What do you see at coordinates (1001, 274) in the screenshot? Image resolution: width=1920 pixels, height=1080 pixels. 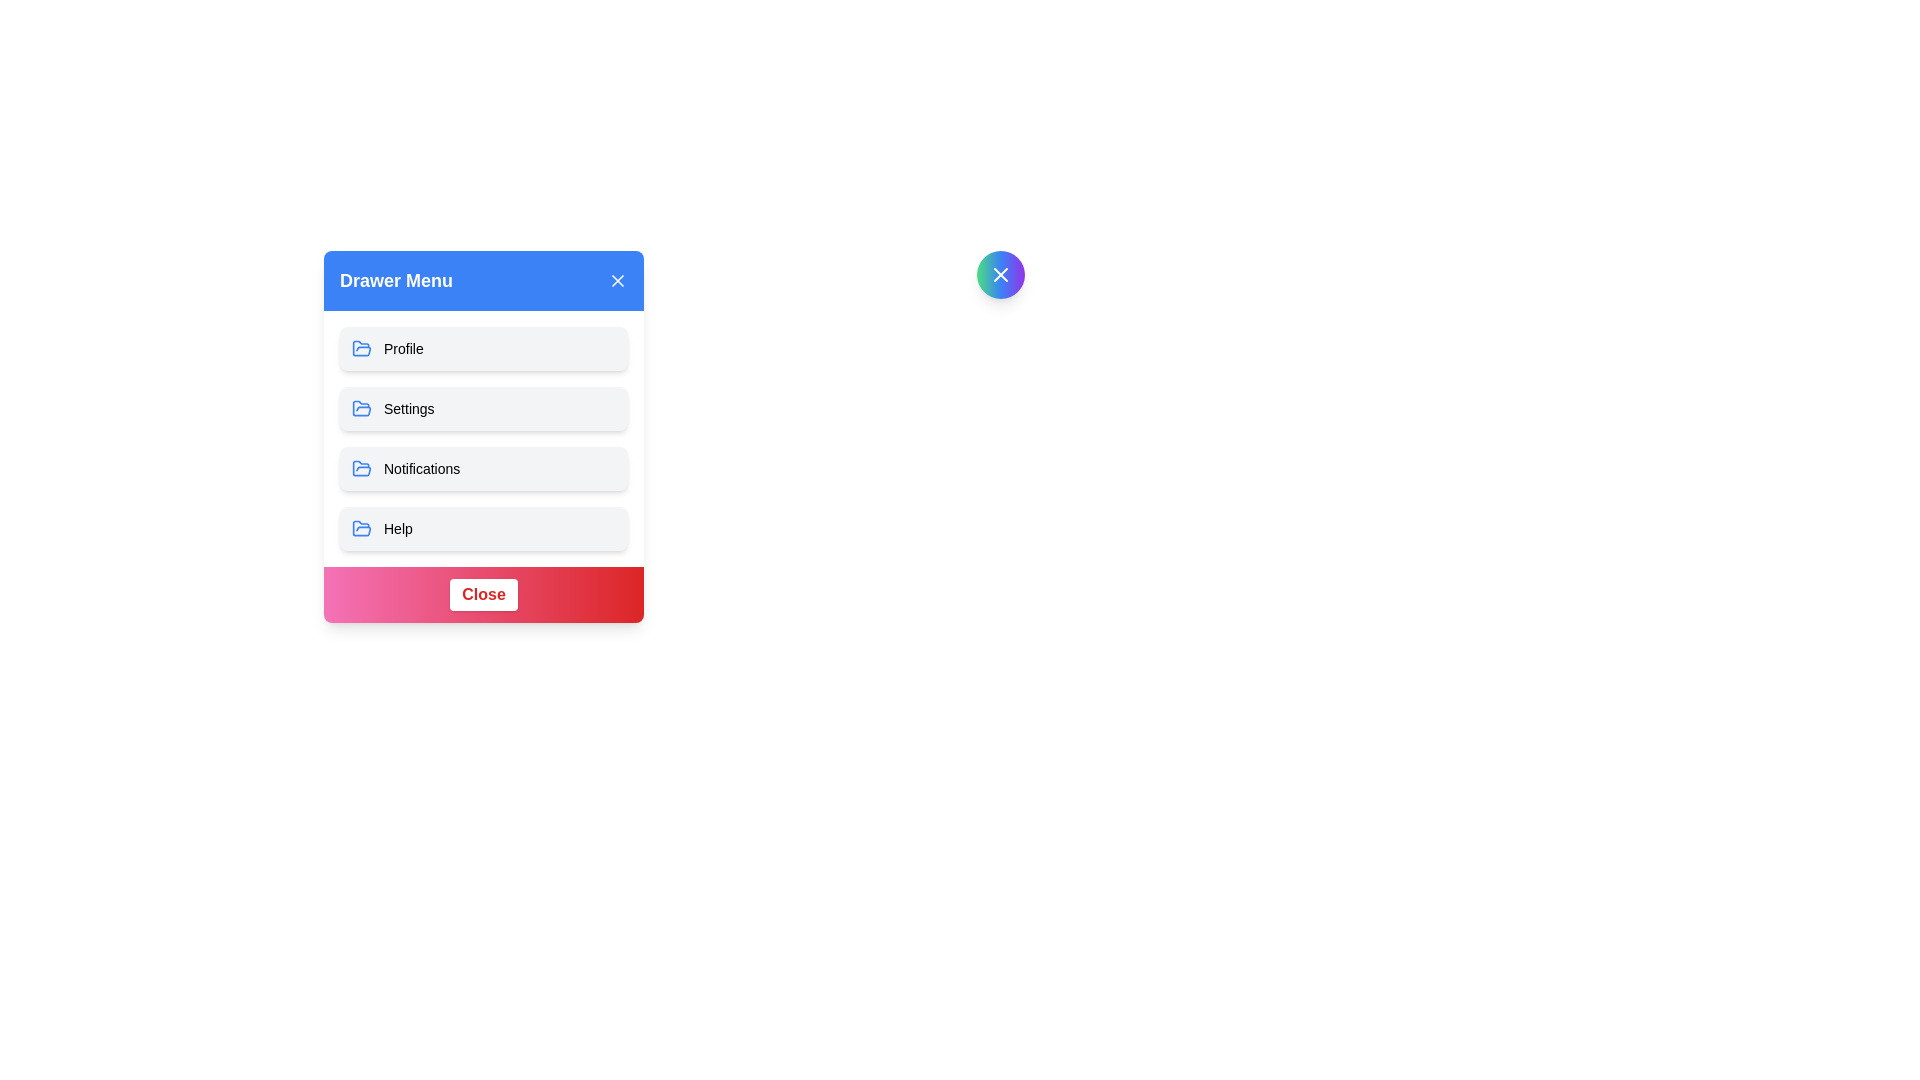 I see `the circular button with an 'X' icon that has a gradient color from green to blue and purple to possibly see a tooltip` at bounding box center [1001, 274].